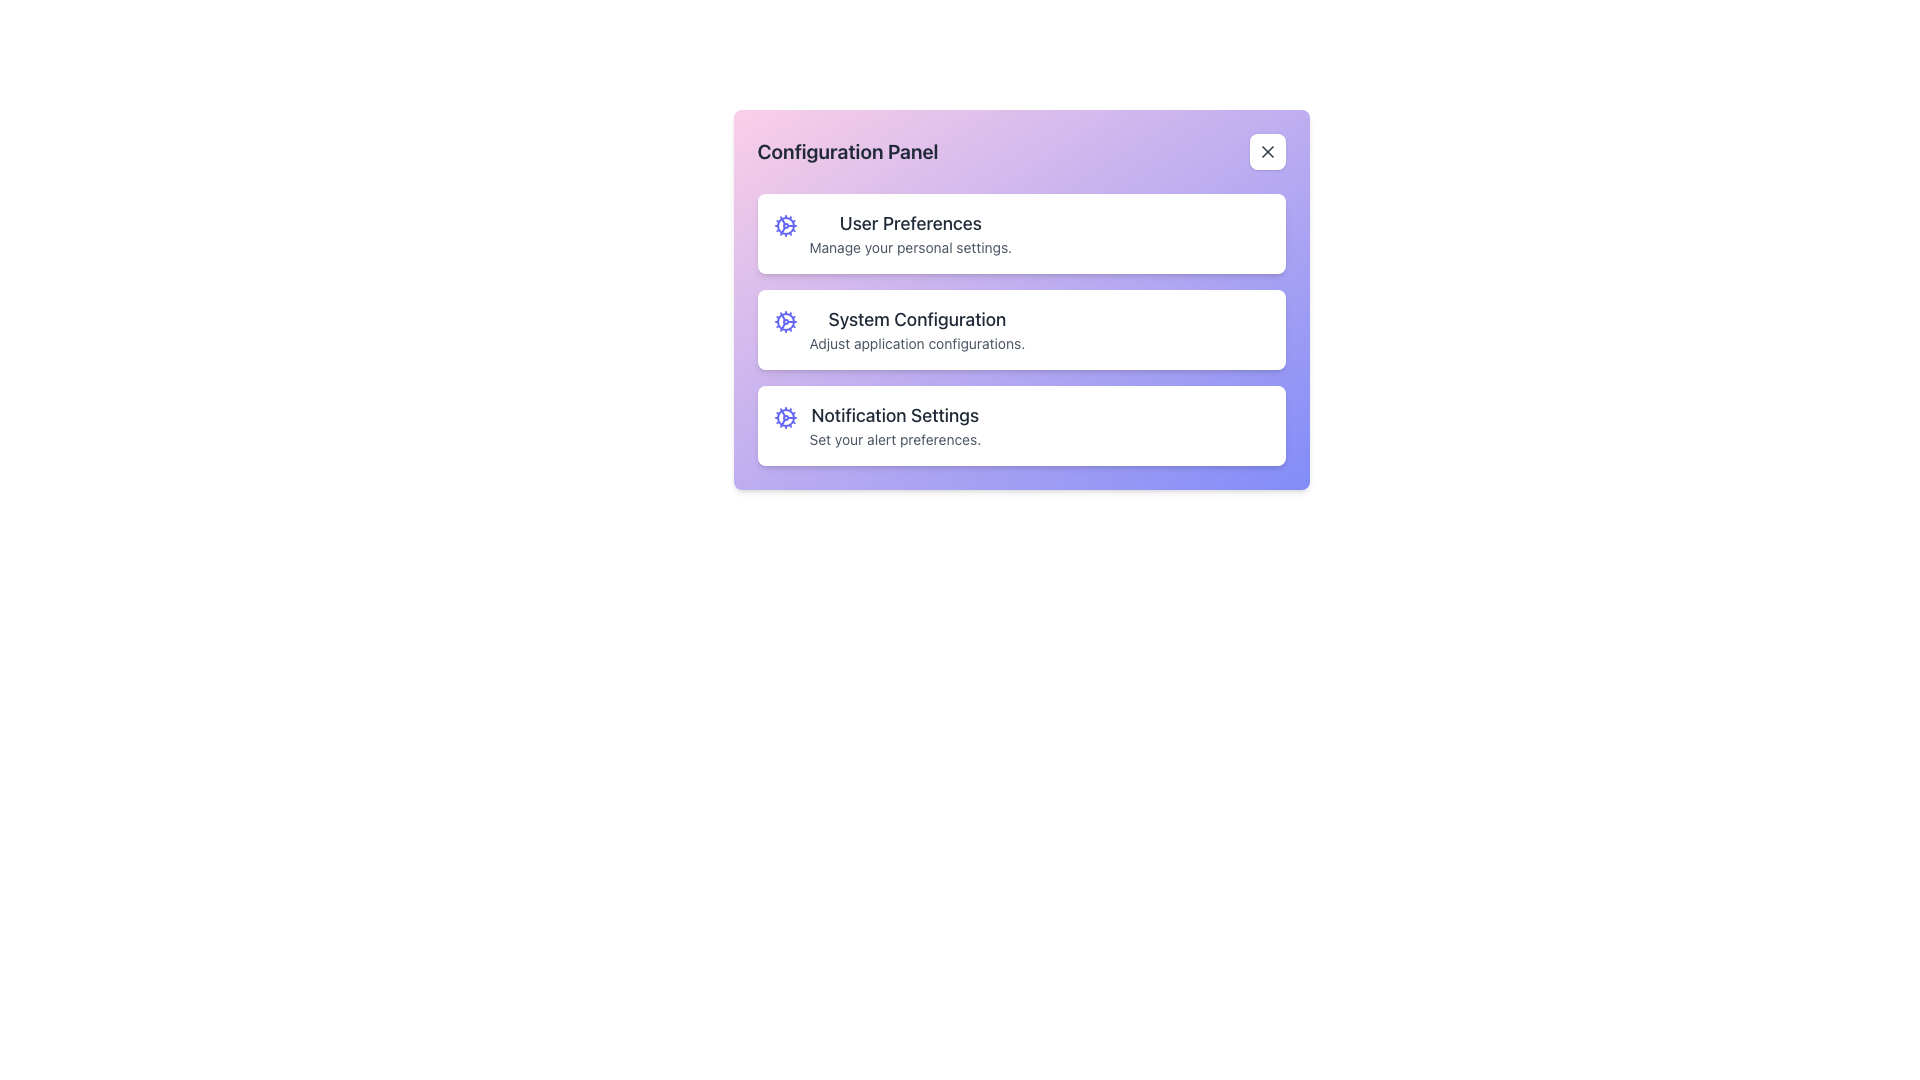 The height and width of the screenshot is (1080, 1920). I want to click on the supplementary information text located below the 'Notification Settings' heading, which is horizontally centered in the lower half of its card, so click(894, 438).